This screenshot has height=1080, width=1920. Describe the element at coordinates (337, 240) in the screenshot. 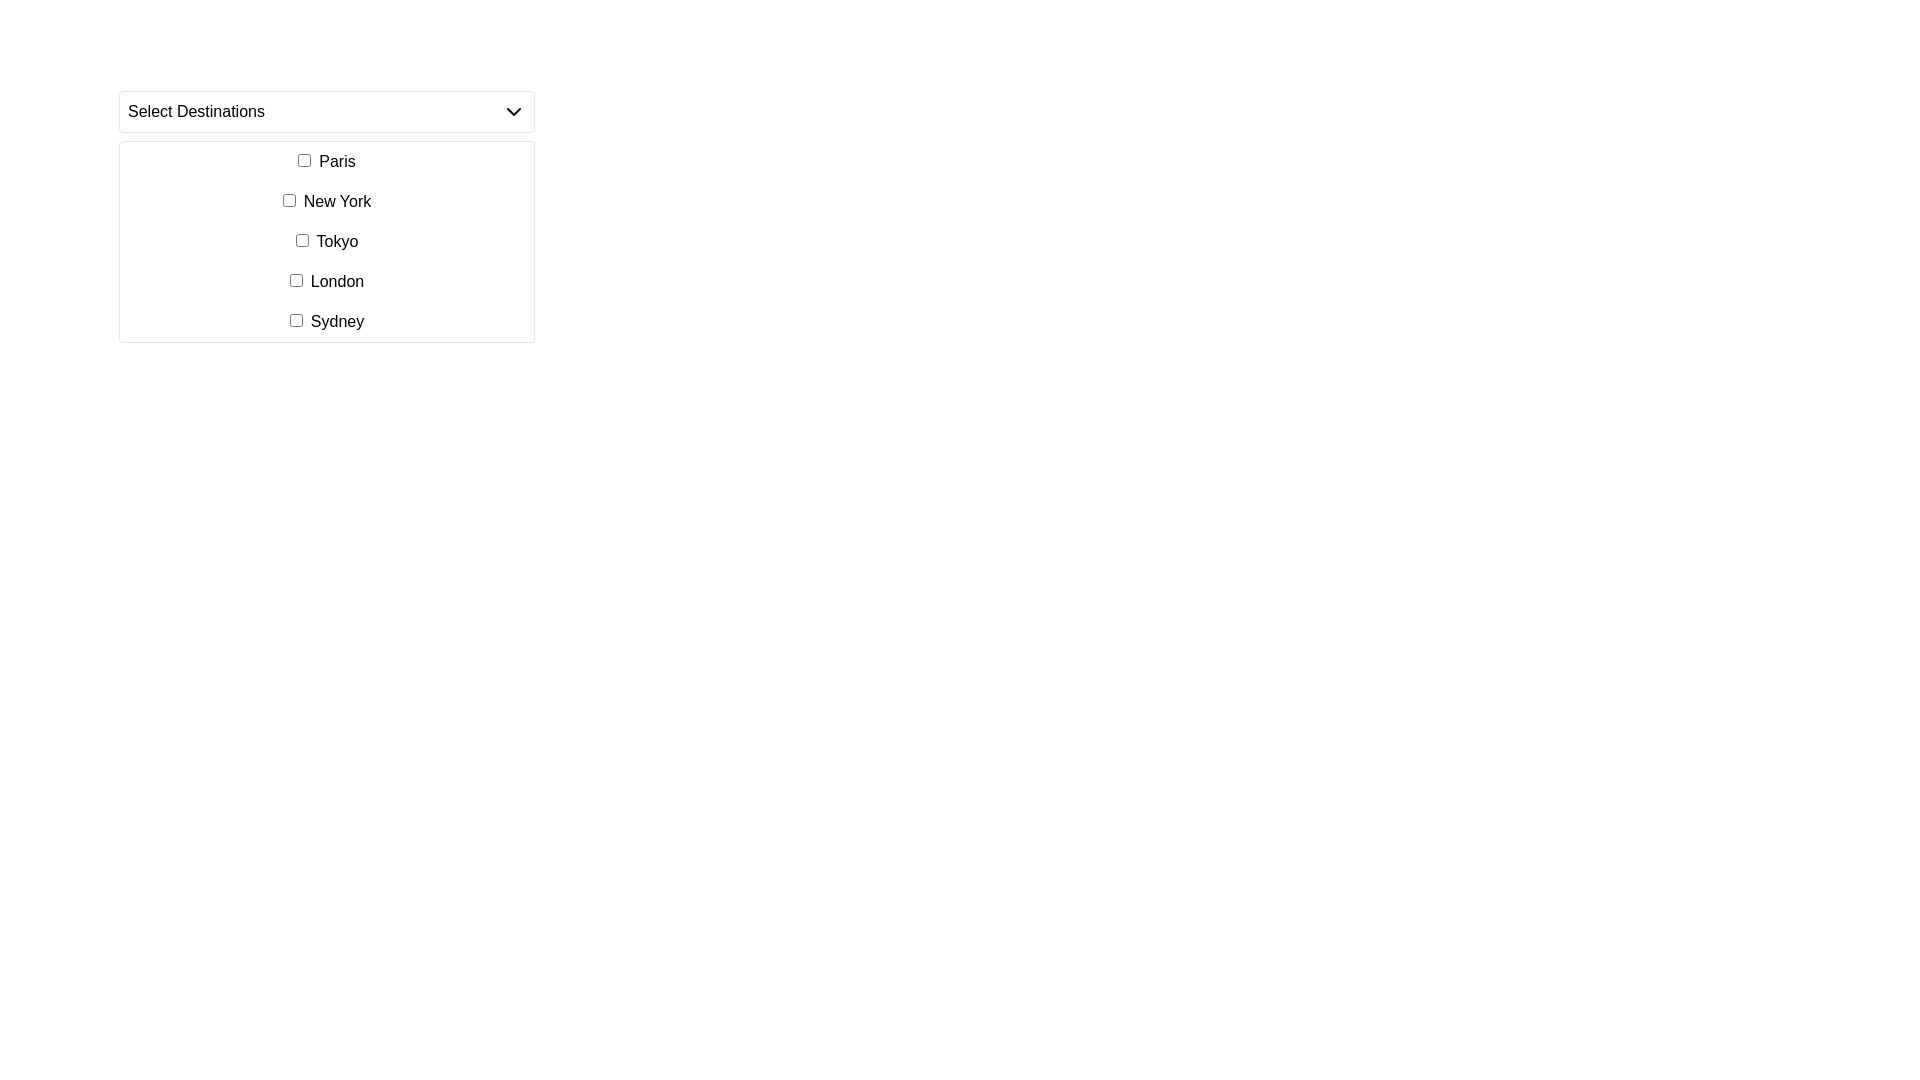

I see `label for the checkbox option 'Tokyo' within the 'Select Destinations' dropdown menu, which is the third item in the list` at that location.